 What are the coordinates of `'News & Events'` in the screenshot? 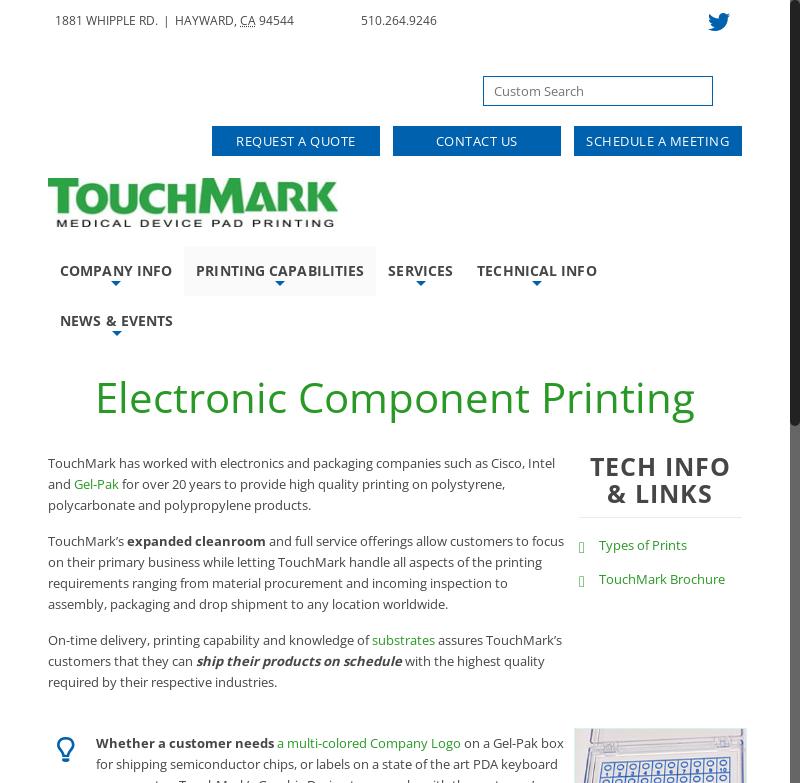 It's located at (115, 320).